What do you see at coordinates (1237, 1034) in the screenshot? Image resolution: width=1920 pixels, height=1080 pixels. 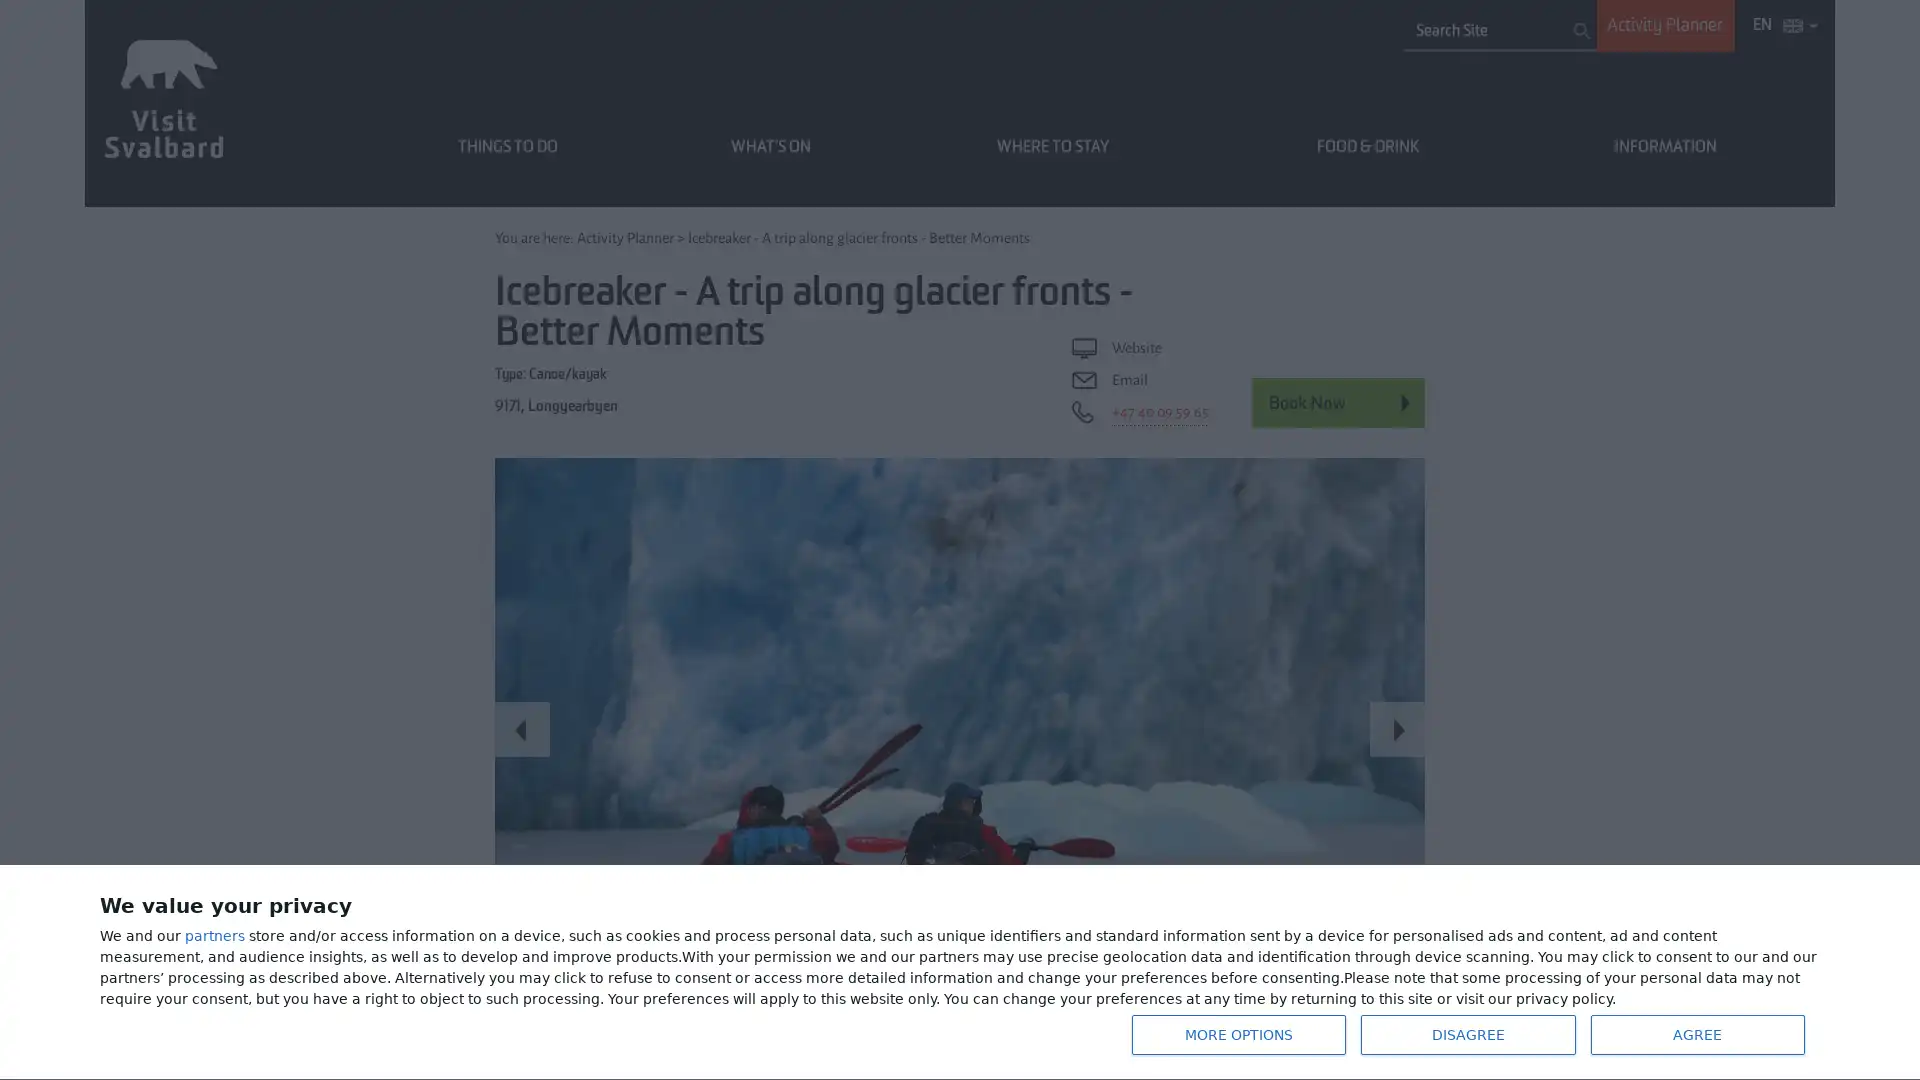 I see `MORE OPTIONS` at bounding box center [1237, 1034].